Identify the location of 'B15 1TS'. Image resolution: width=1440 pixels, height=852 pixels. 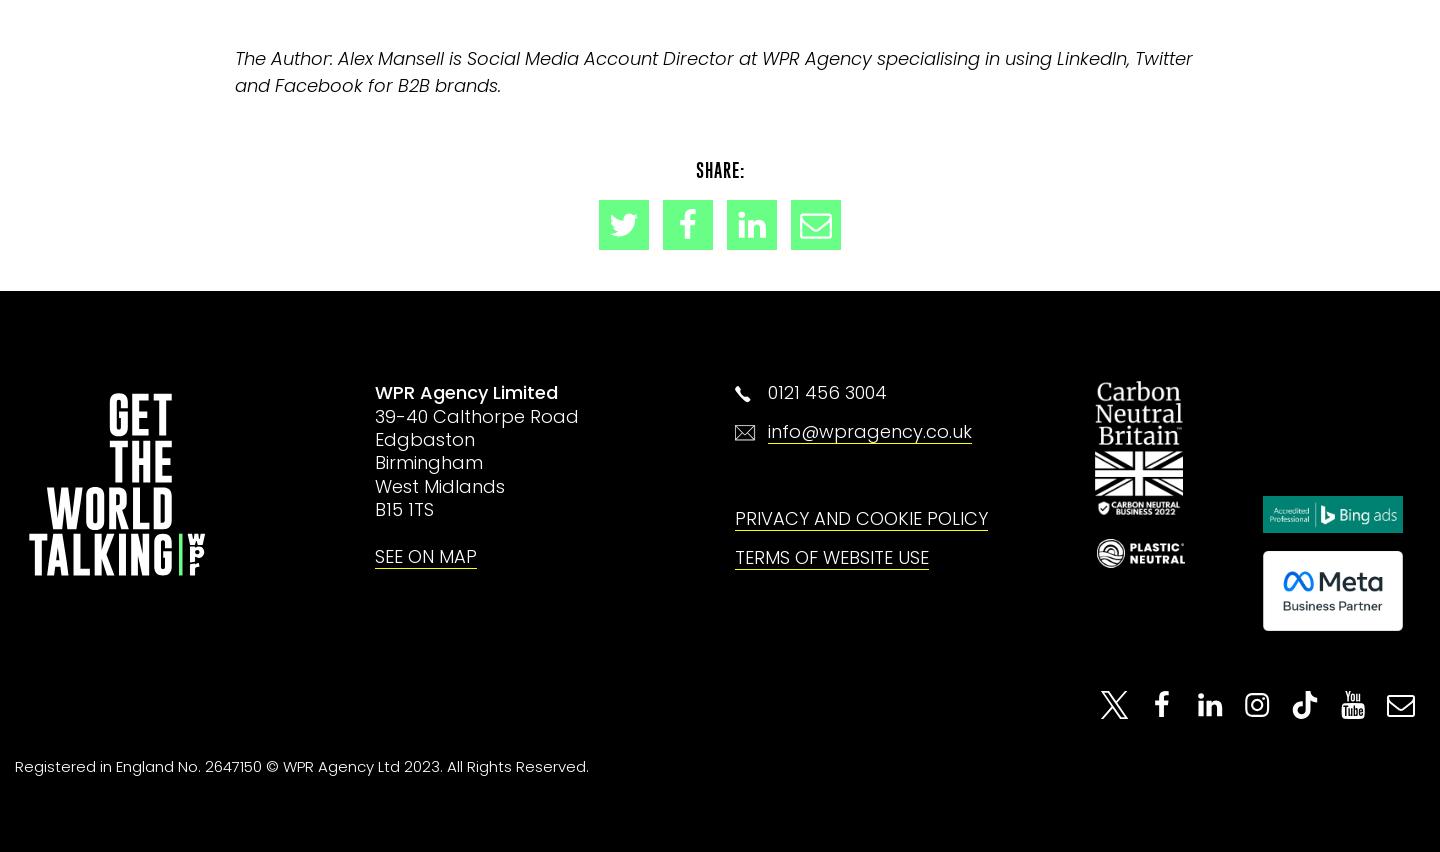
(373, 508).